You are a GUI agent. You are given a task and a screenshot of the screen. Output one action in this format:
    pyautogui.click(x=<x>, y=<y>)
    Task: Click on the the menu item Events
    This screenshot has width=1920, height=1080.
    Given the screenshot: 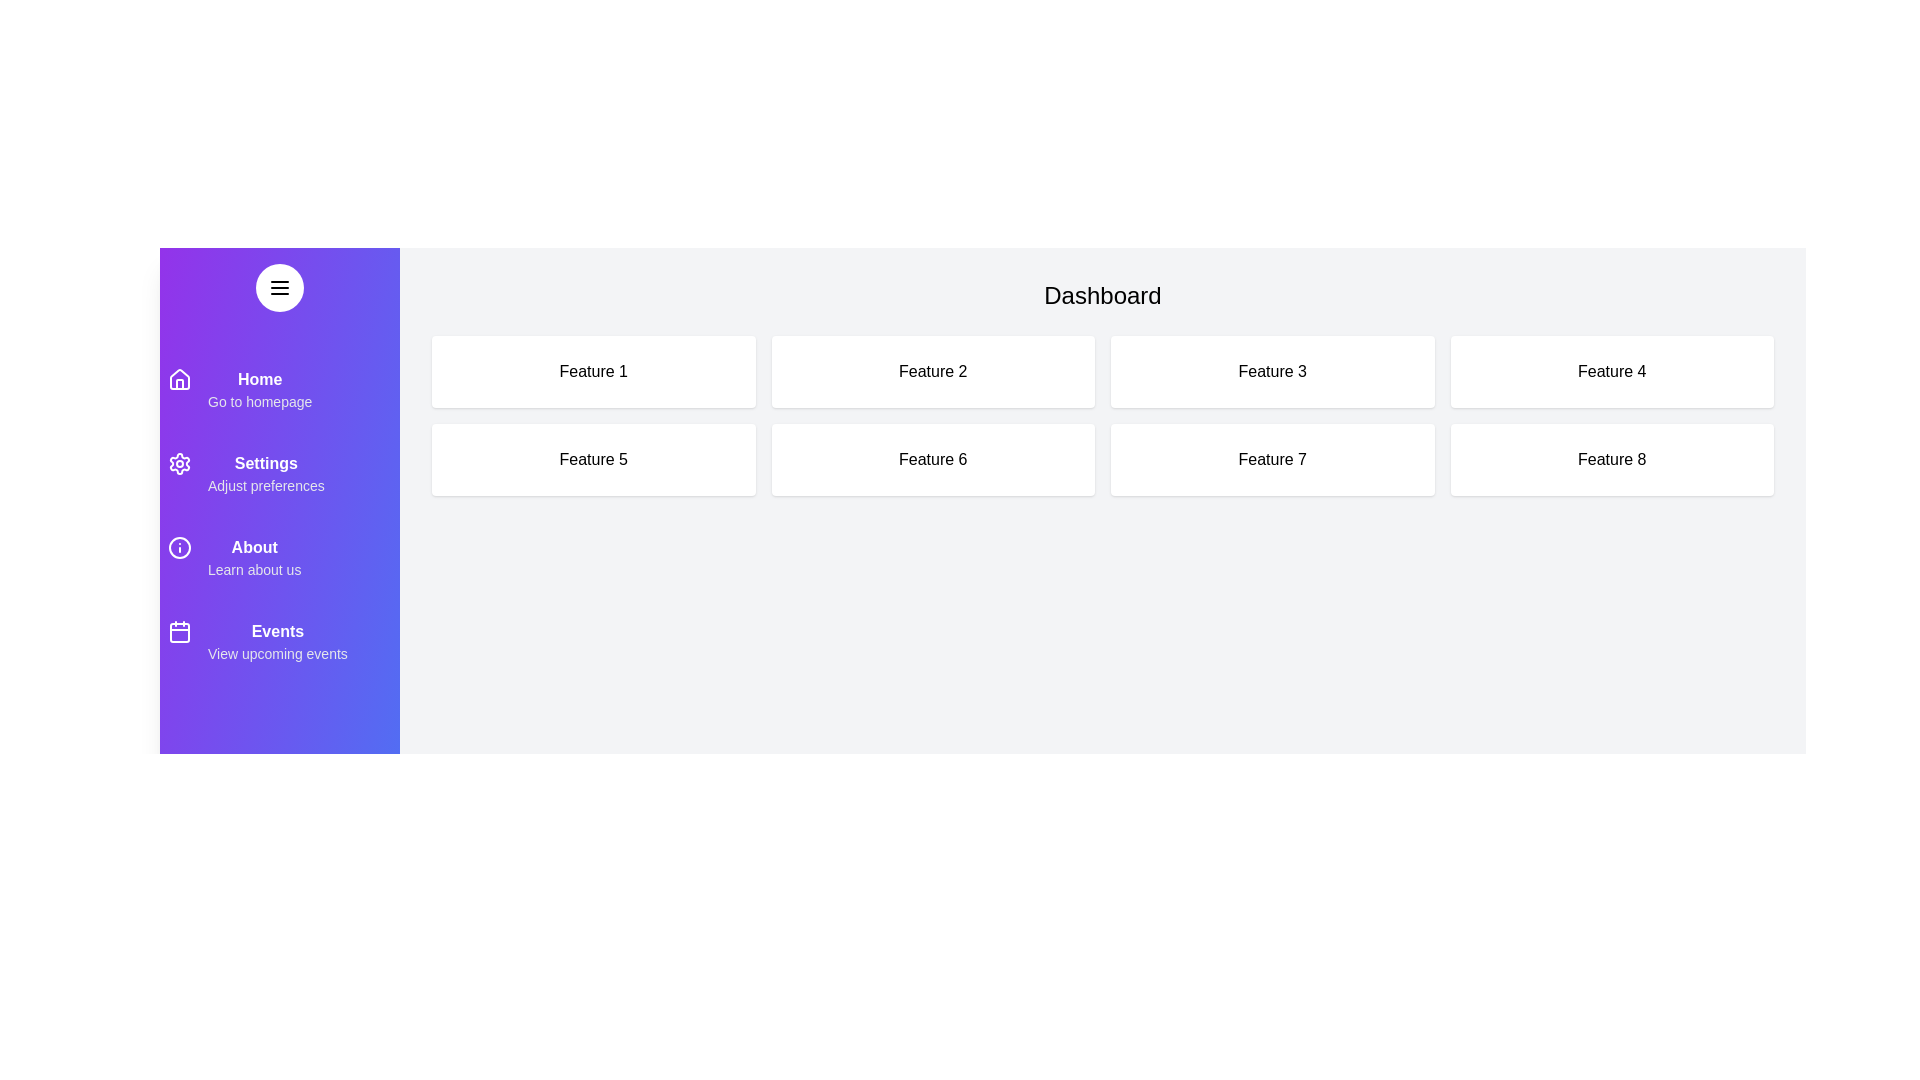 What is the action you would take?
    pyautogui.click(x=278, y=641)
    